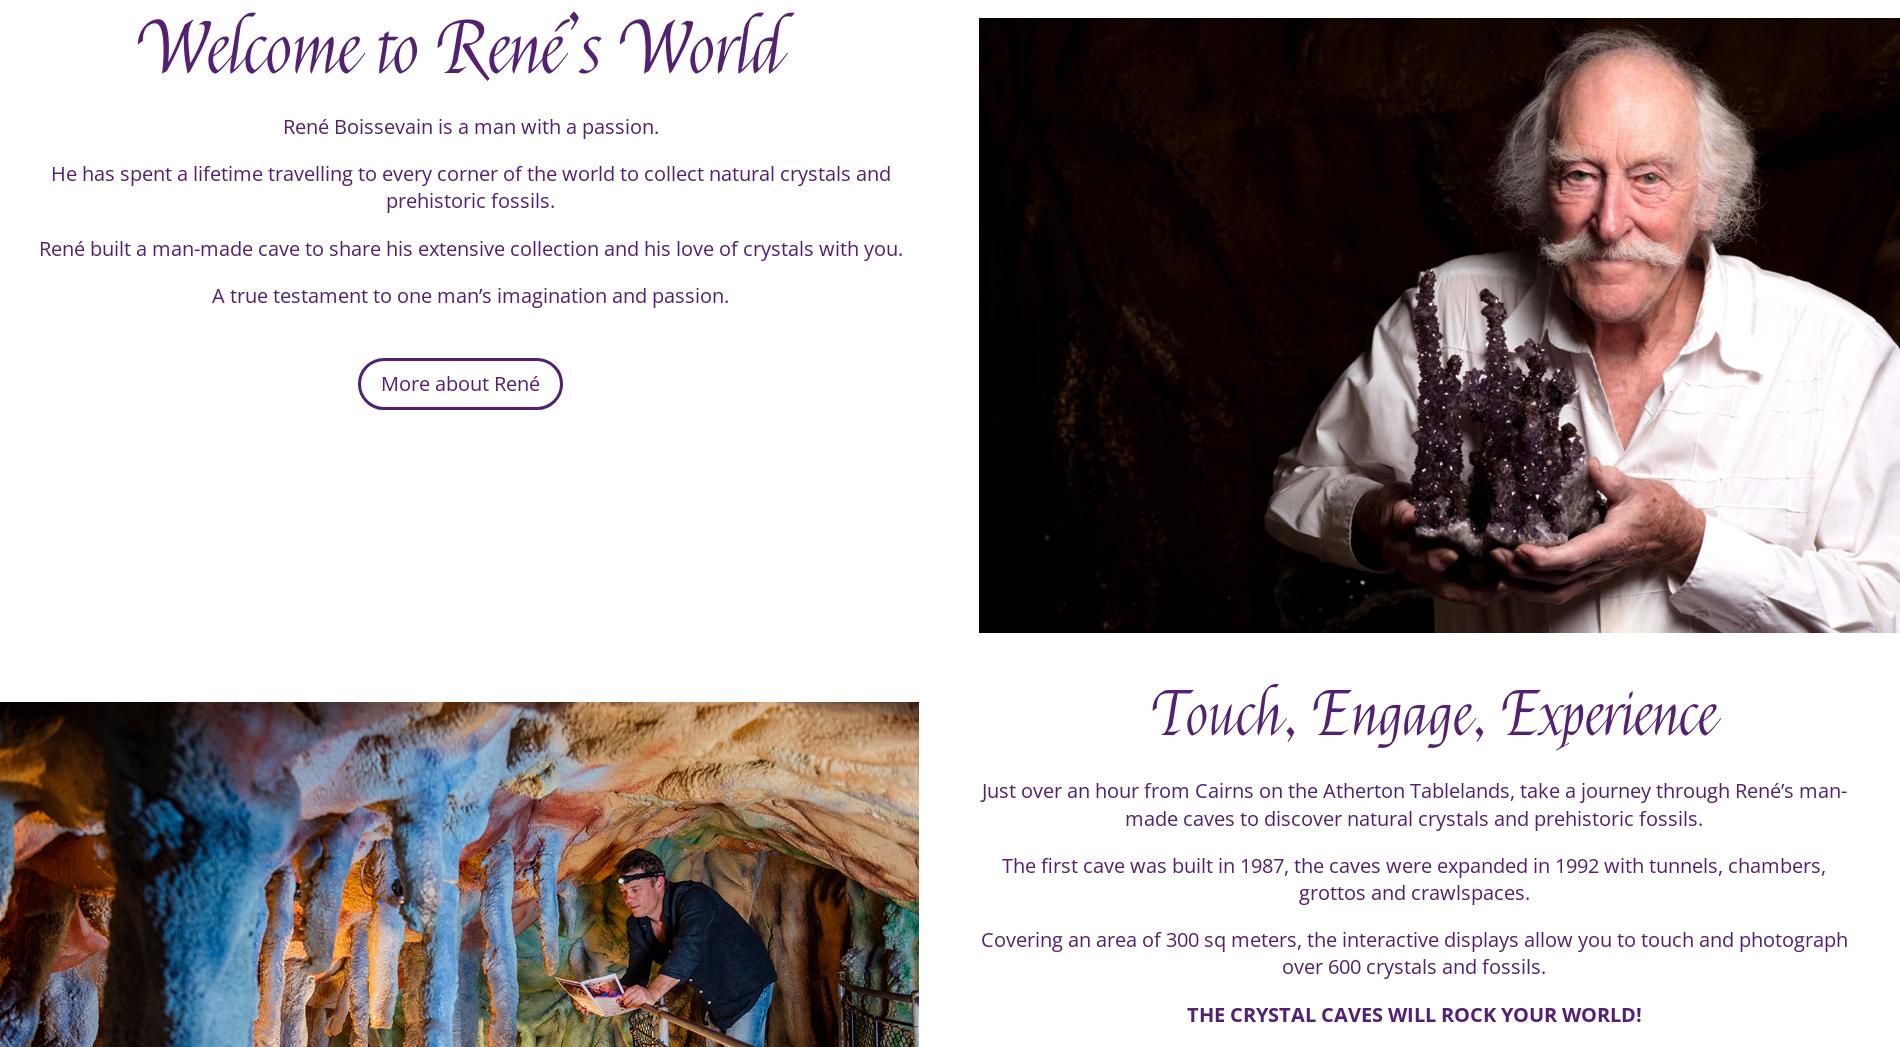  What do you see at coordinates (241, 309) in the screenshot?
I see `'A true'` at bounding box center [241, 309].